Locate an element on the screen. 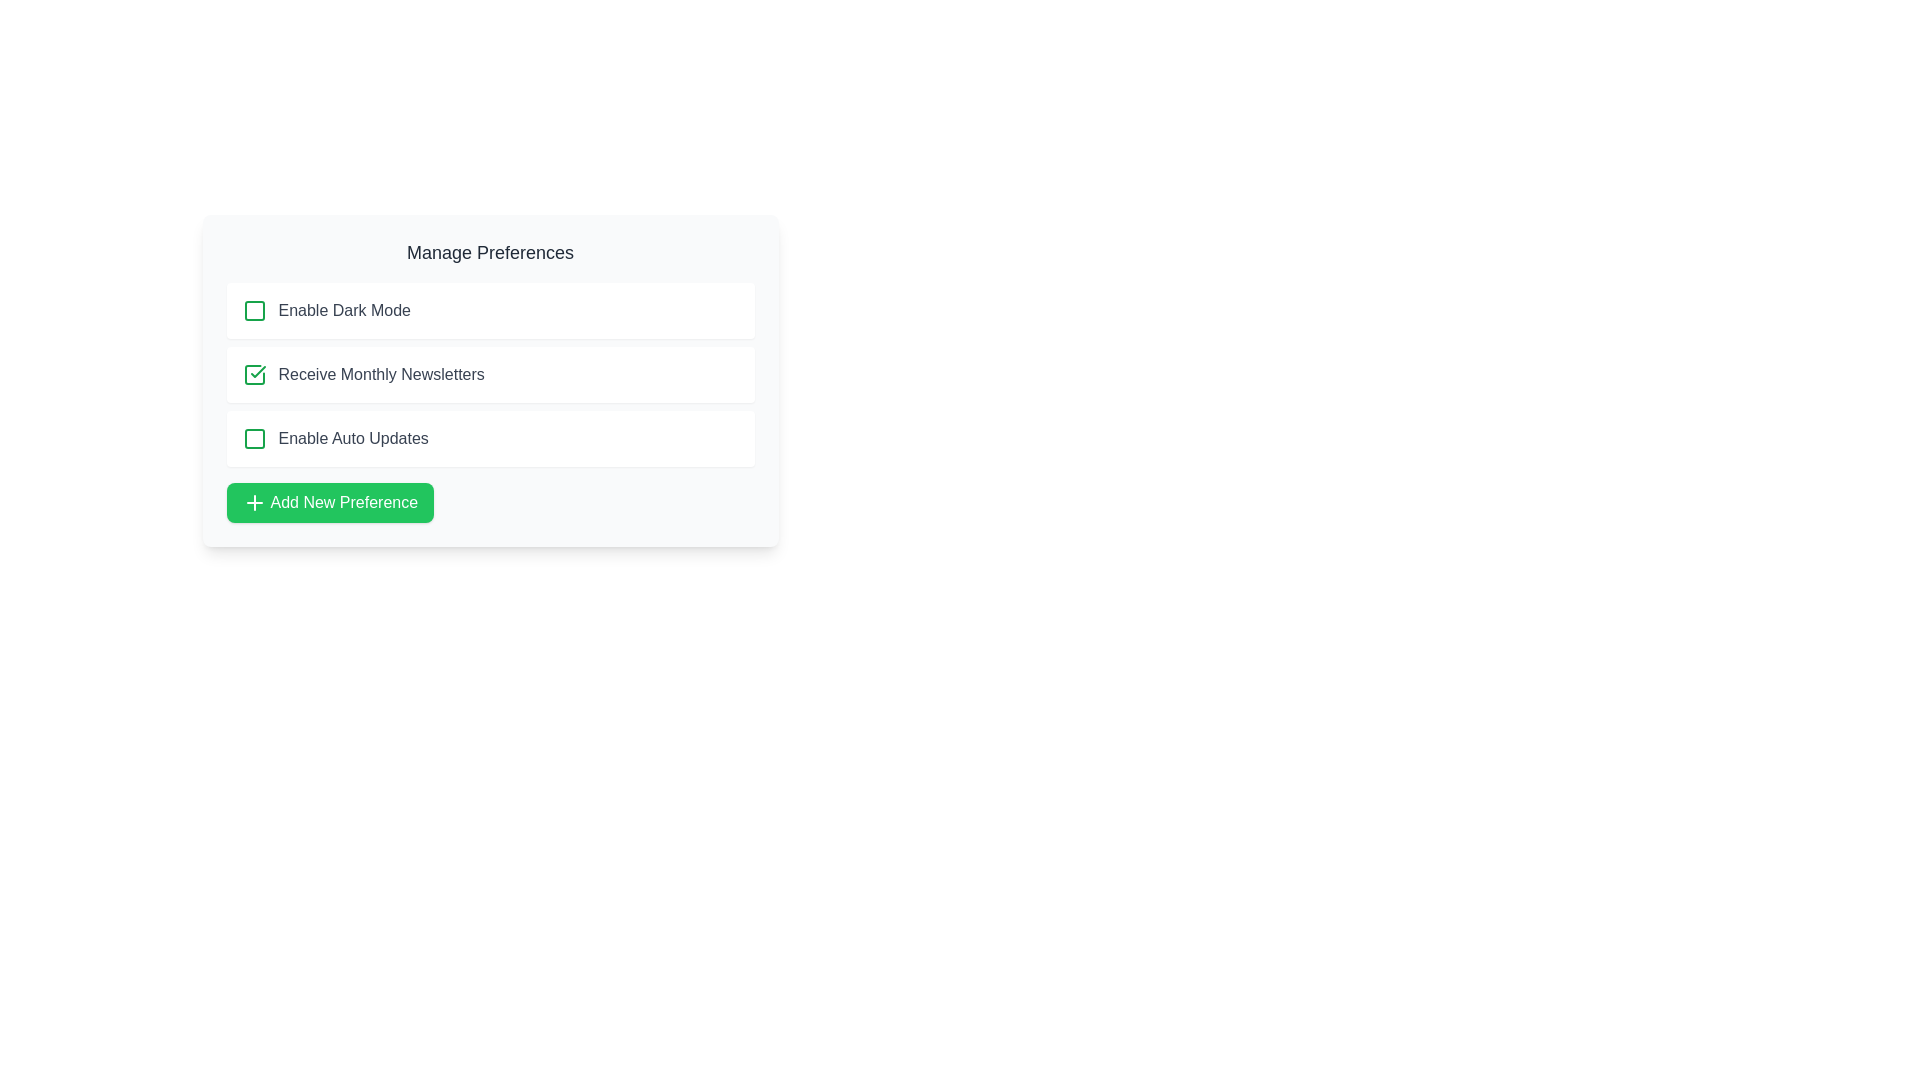 The height and width of the screenshot is (1080, 1920). the interactive checkbox for 'Enable Auto Updates' is located at coordinates (253, 438).